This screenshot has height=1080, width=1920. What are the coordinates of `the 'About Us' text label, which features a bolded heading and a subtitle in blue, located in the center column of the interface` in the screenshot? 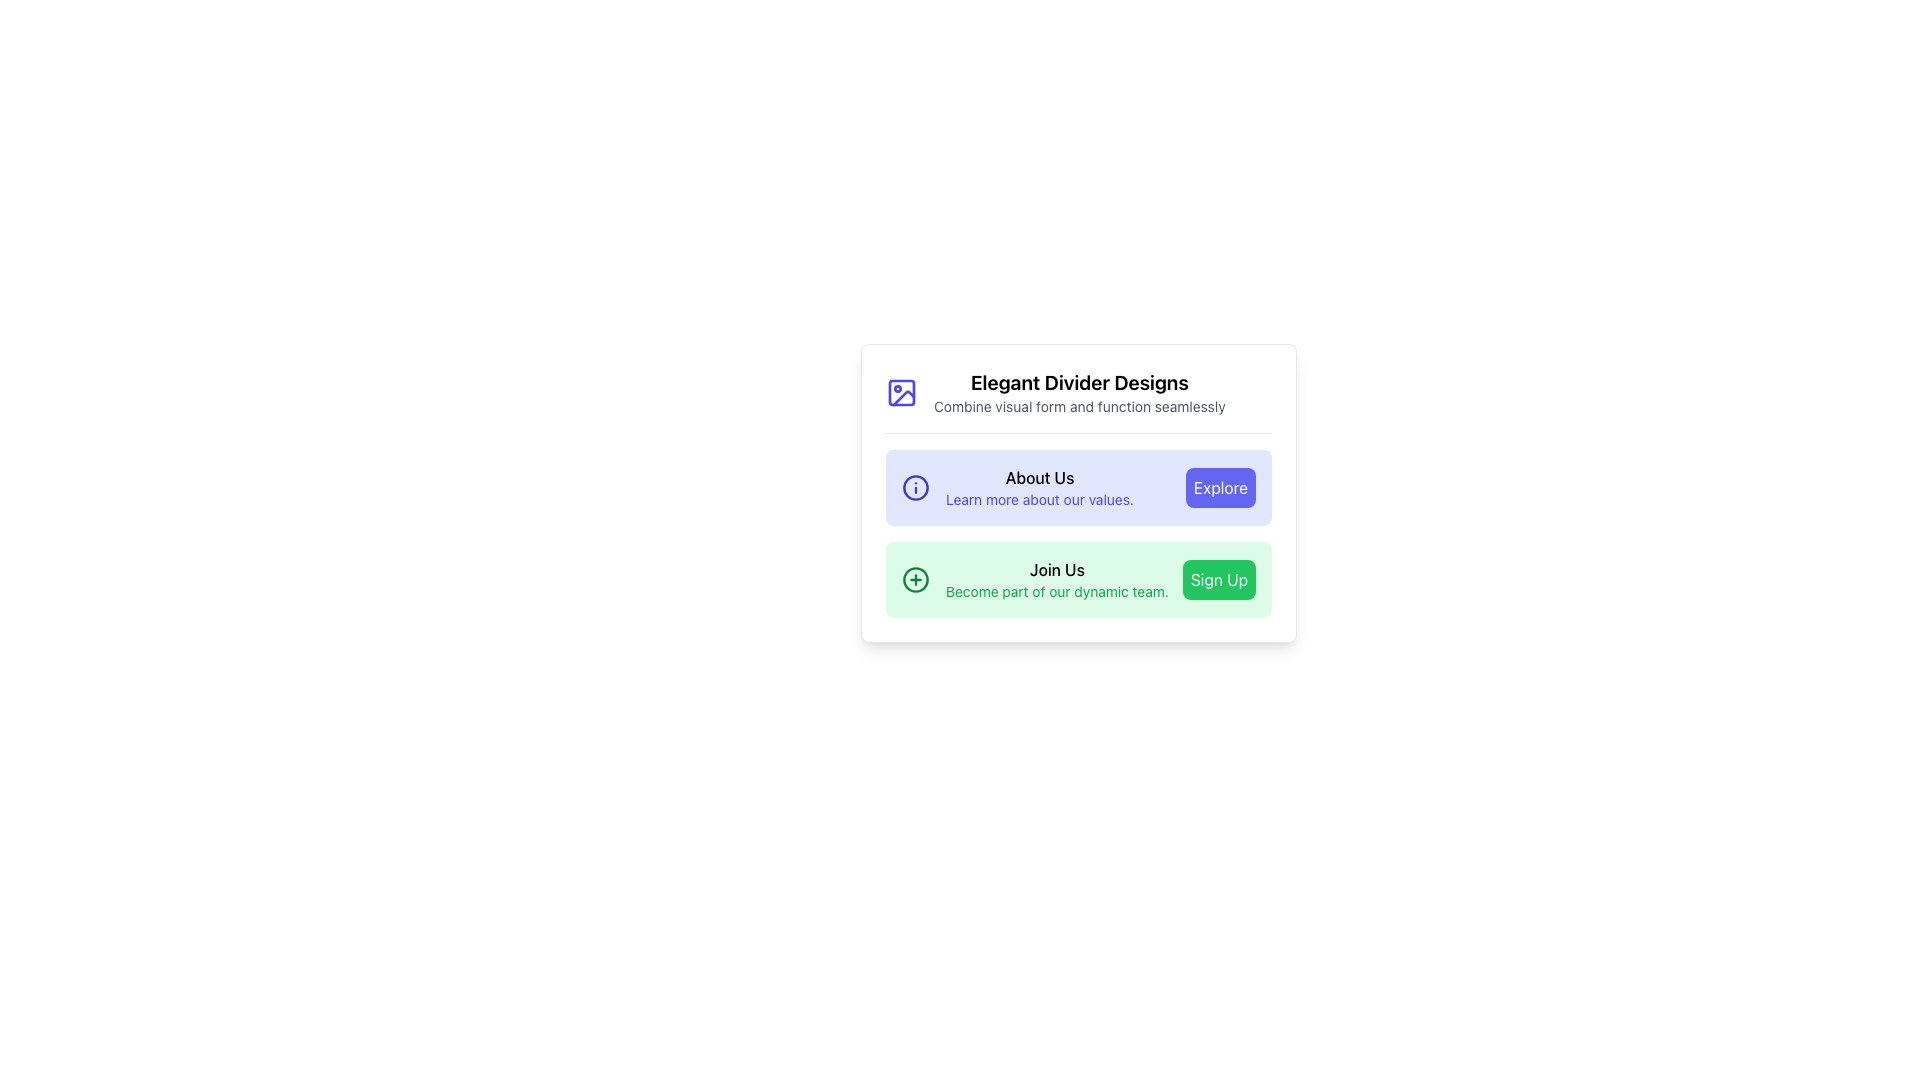 It's located at (1040, 488).